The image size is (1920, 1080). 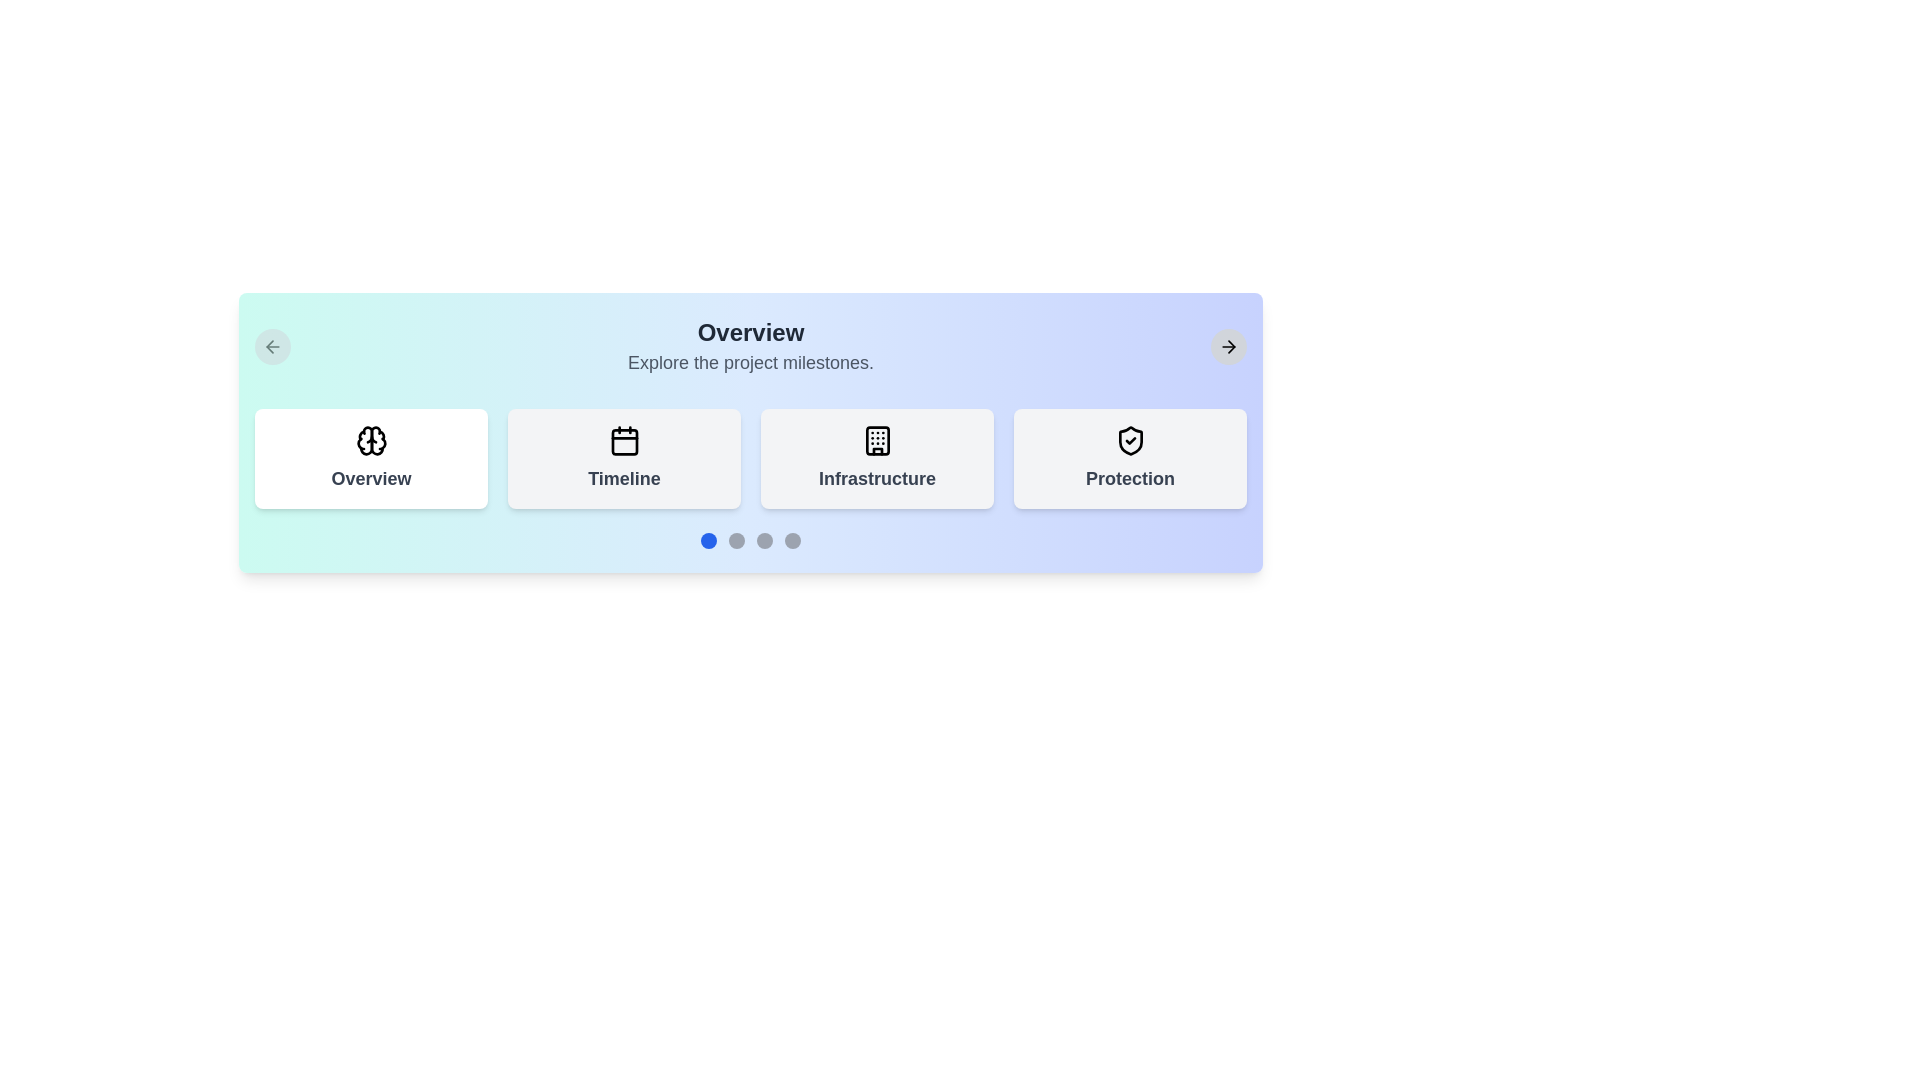 What do you see at coordinates (877, 478) in the screenshot?
I see `the 'Infrastructure' text label, which is displayed in bold, large font and centered in a card-like UI with rounded corners` at bounding box center [877, 478].